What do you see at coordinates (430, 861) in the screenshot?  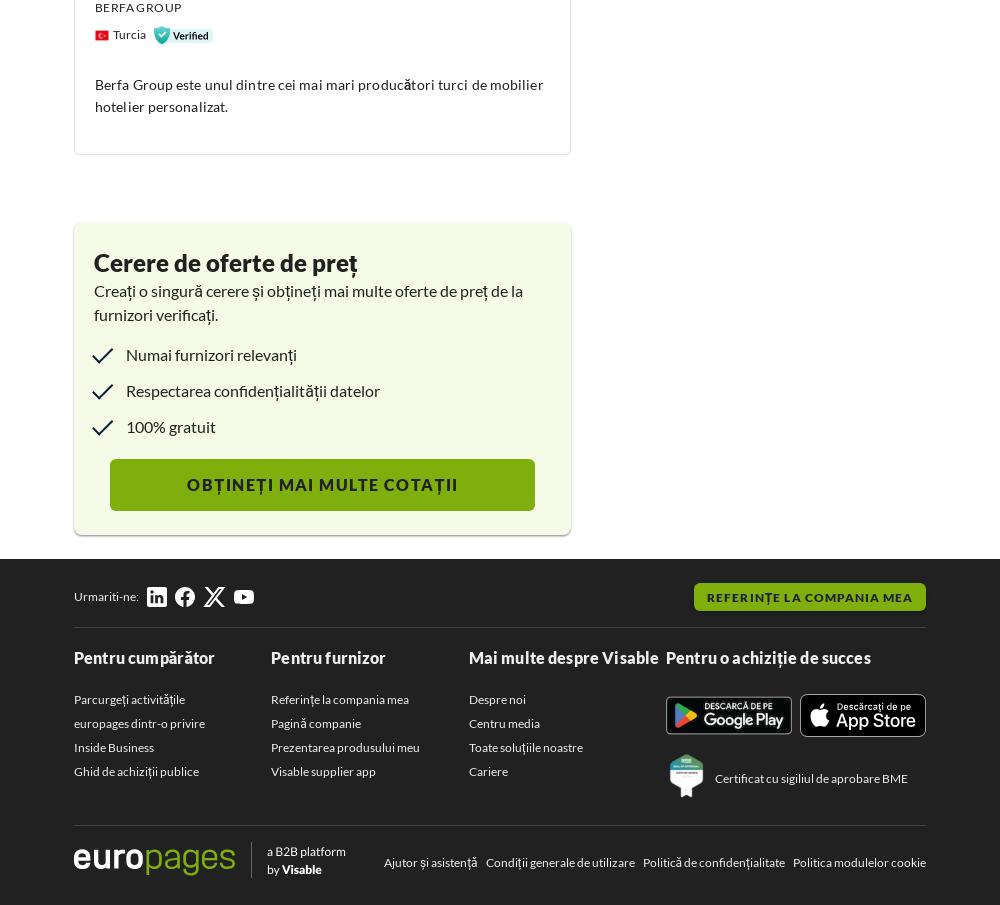 I see `'Ajutor și asistență'` at bounding box center [430, 861].